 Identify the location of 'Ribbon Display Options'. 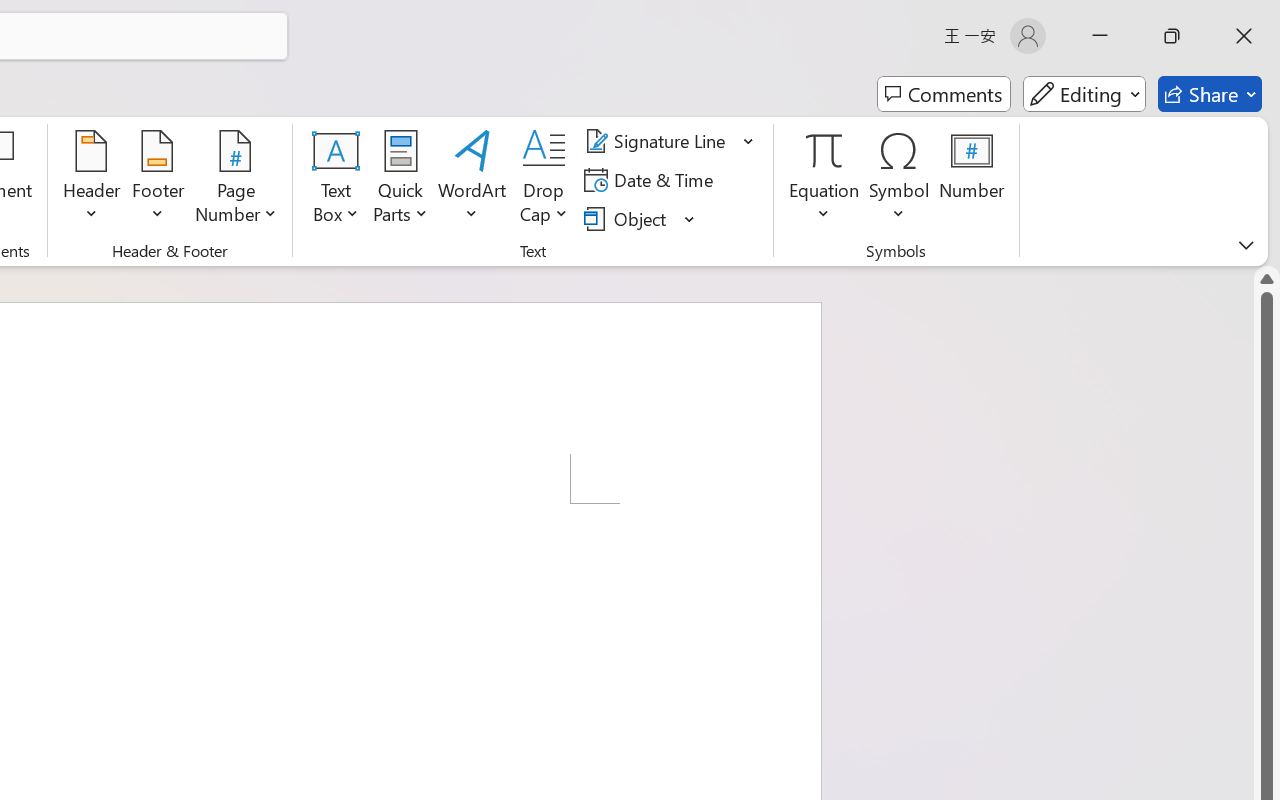
(1245, 244).